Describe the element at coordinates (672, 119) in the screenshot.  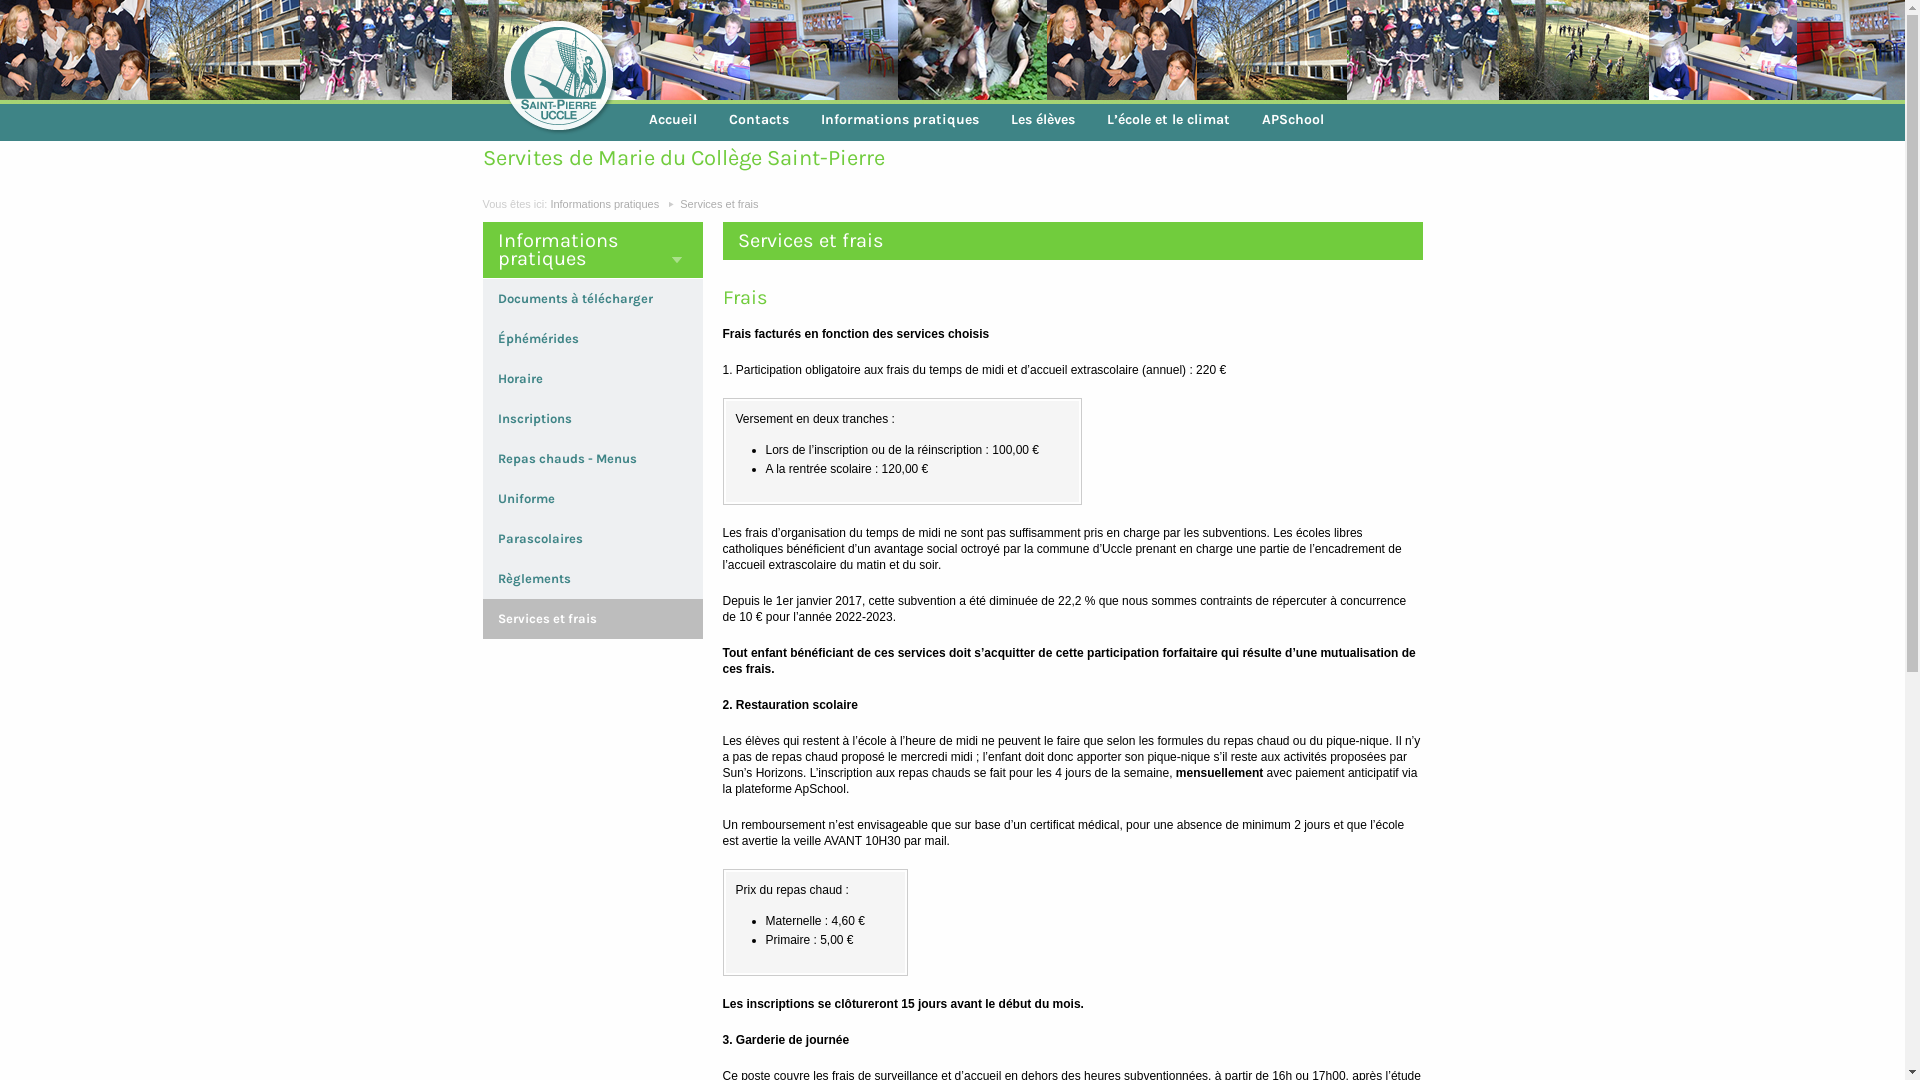
I see `'Accueil'` at that location.